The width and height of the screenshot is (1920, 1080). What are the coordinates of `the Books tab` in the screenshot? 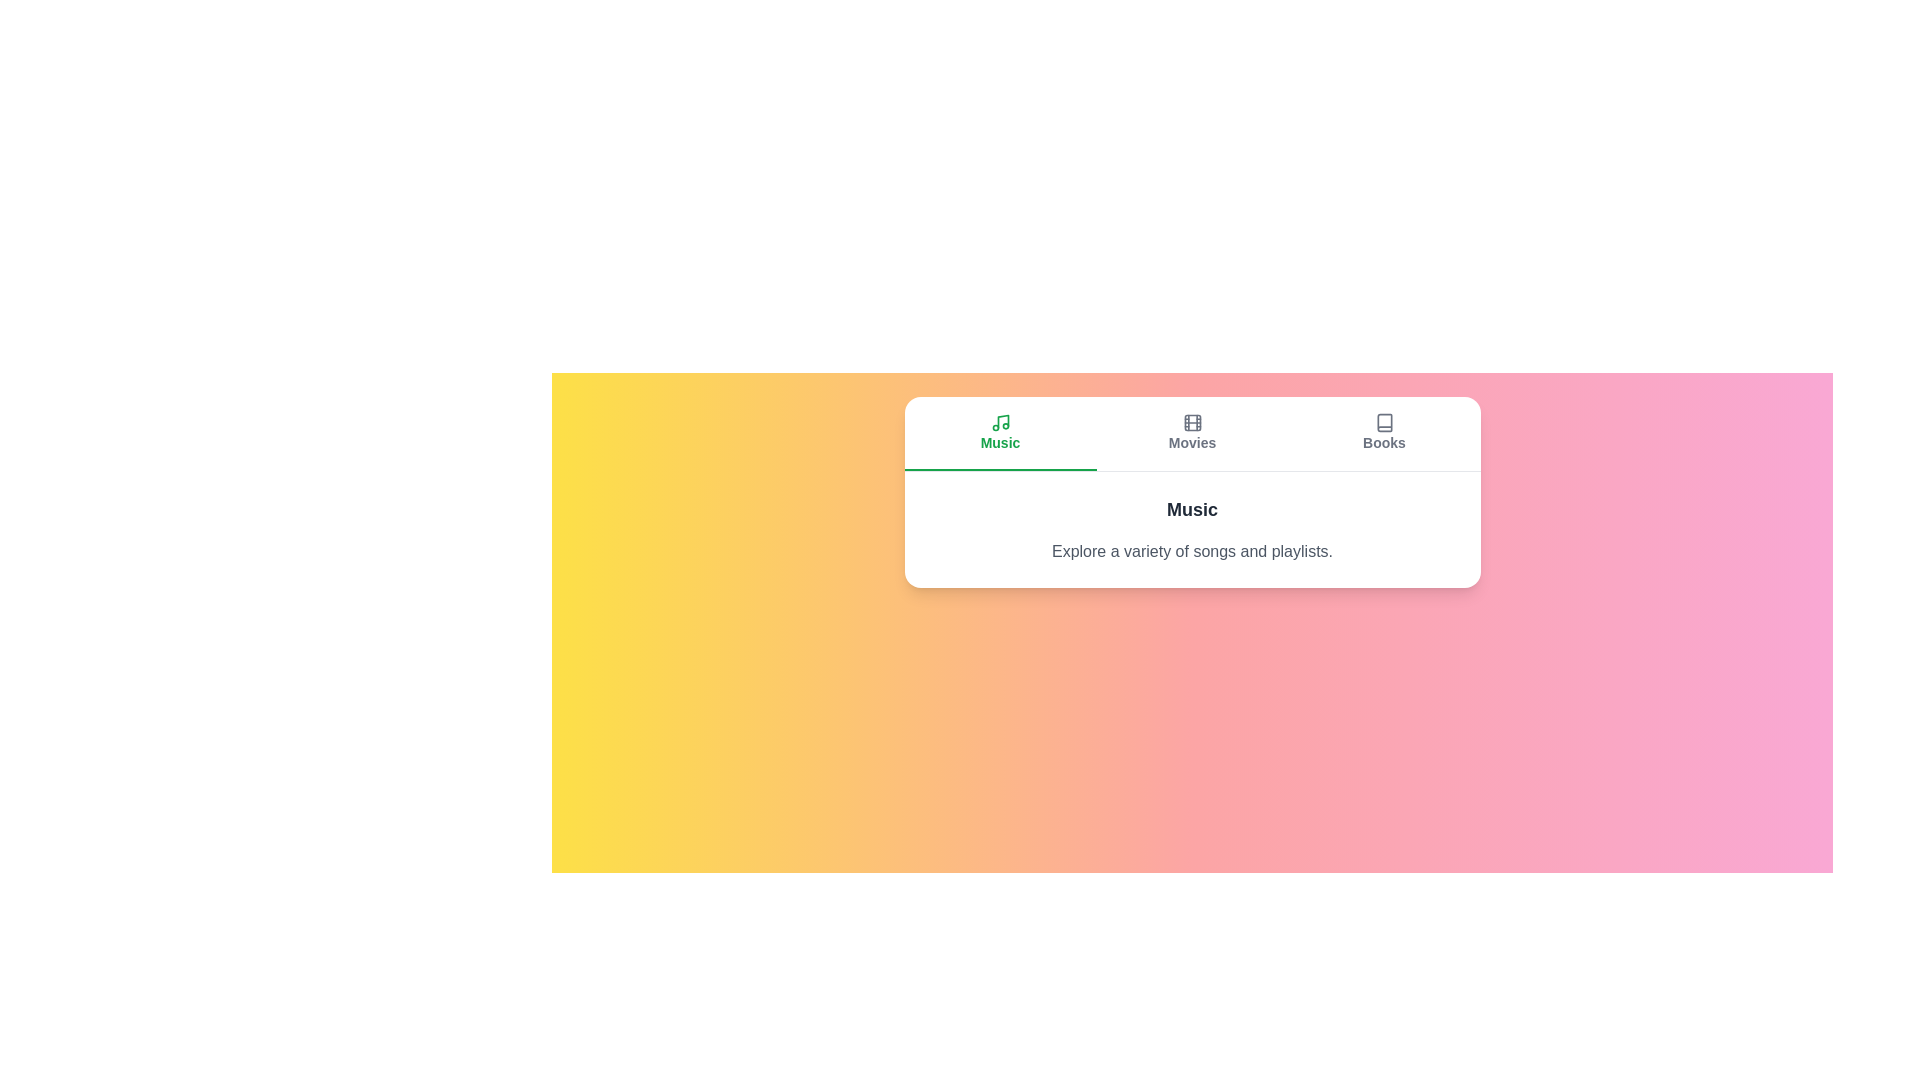 It's located at (1383, 433).